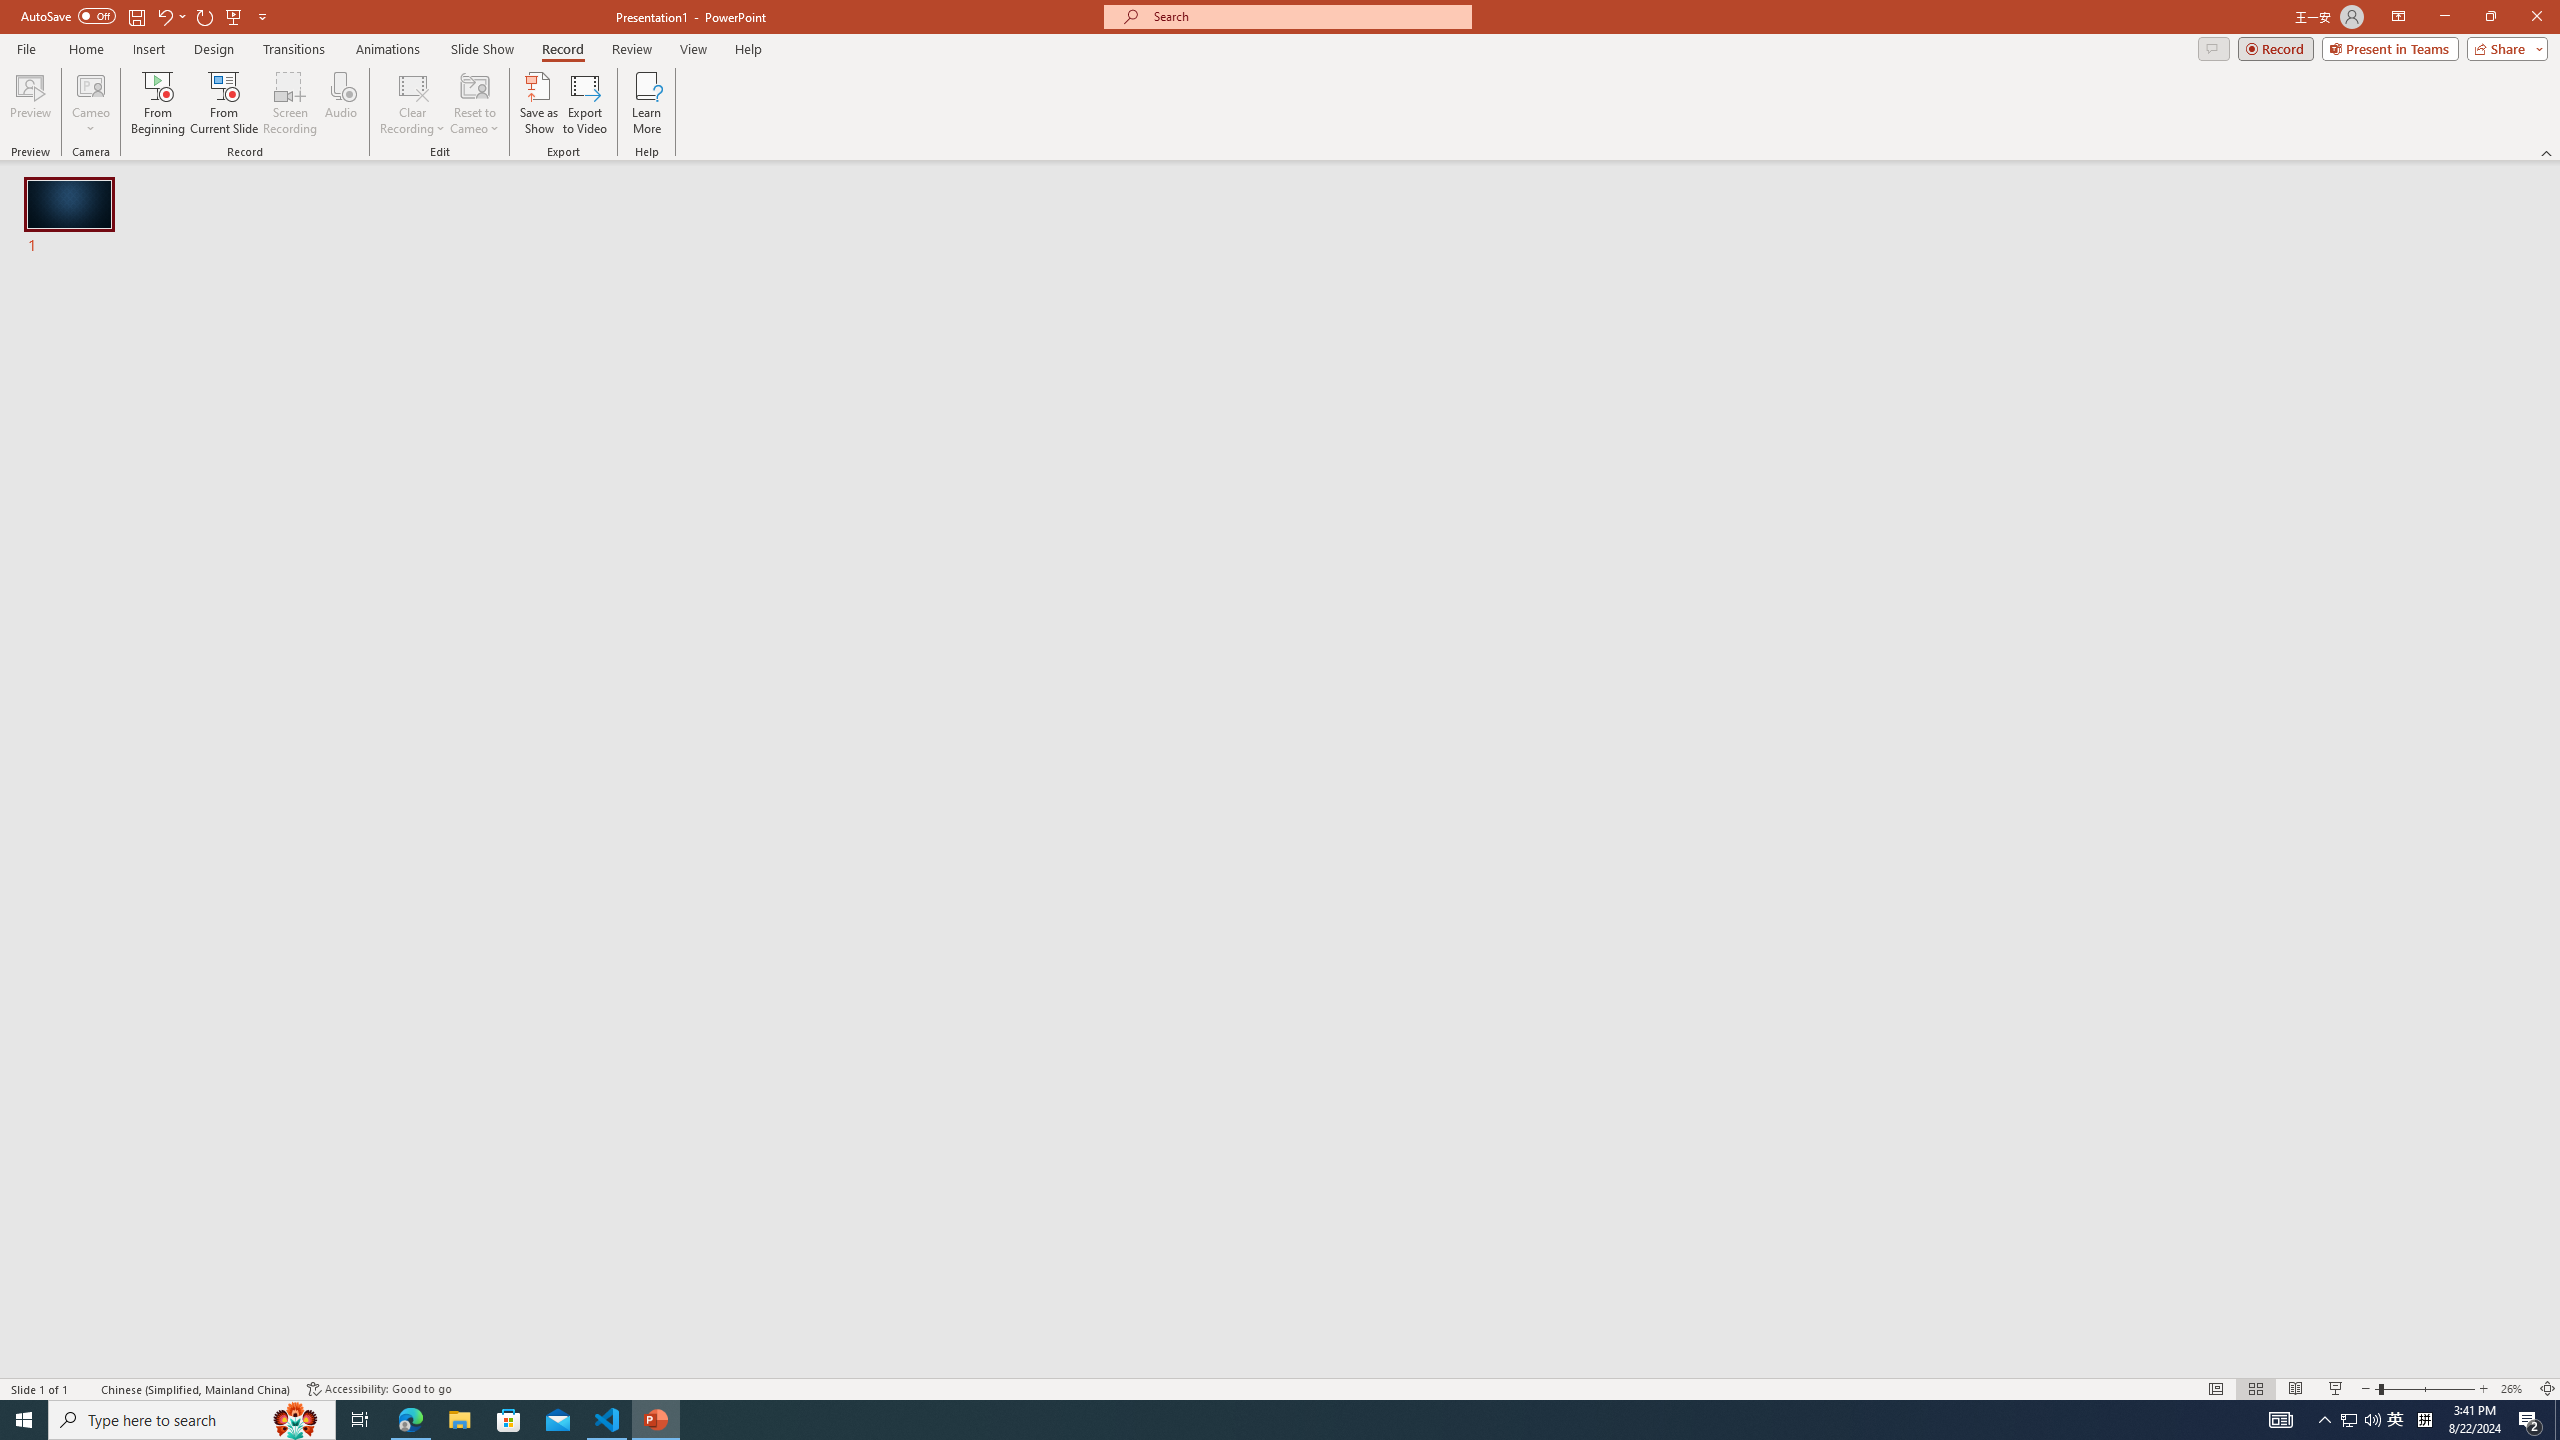  What do you see at coordinates (86, 1389) in the screenshot?
I see `'Spell Check '` at bounding box center [86, 1389].